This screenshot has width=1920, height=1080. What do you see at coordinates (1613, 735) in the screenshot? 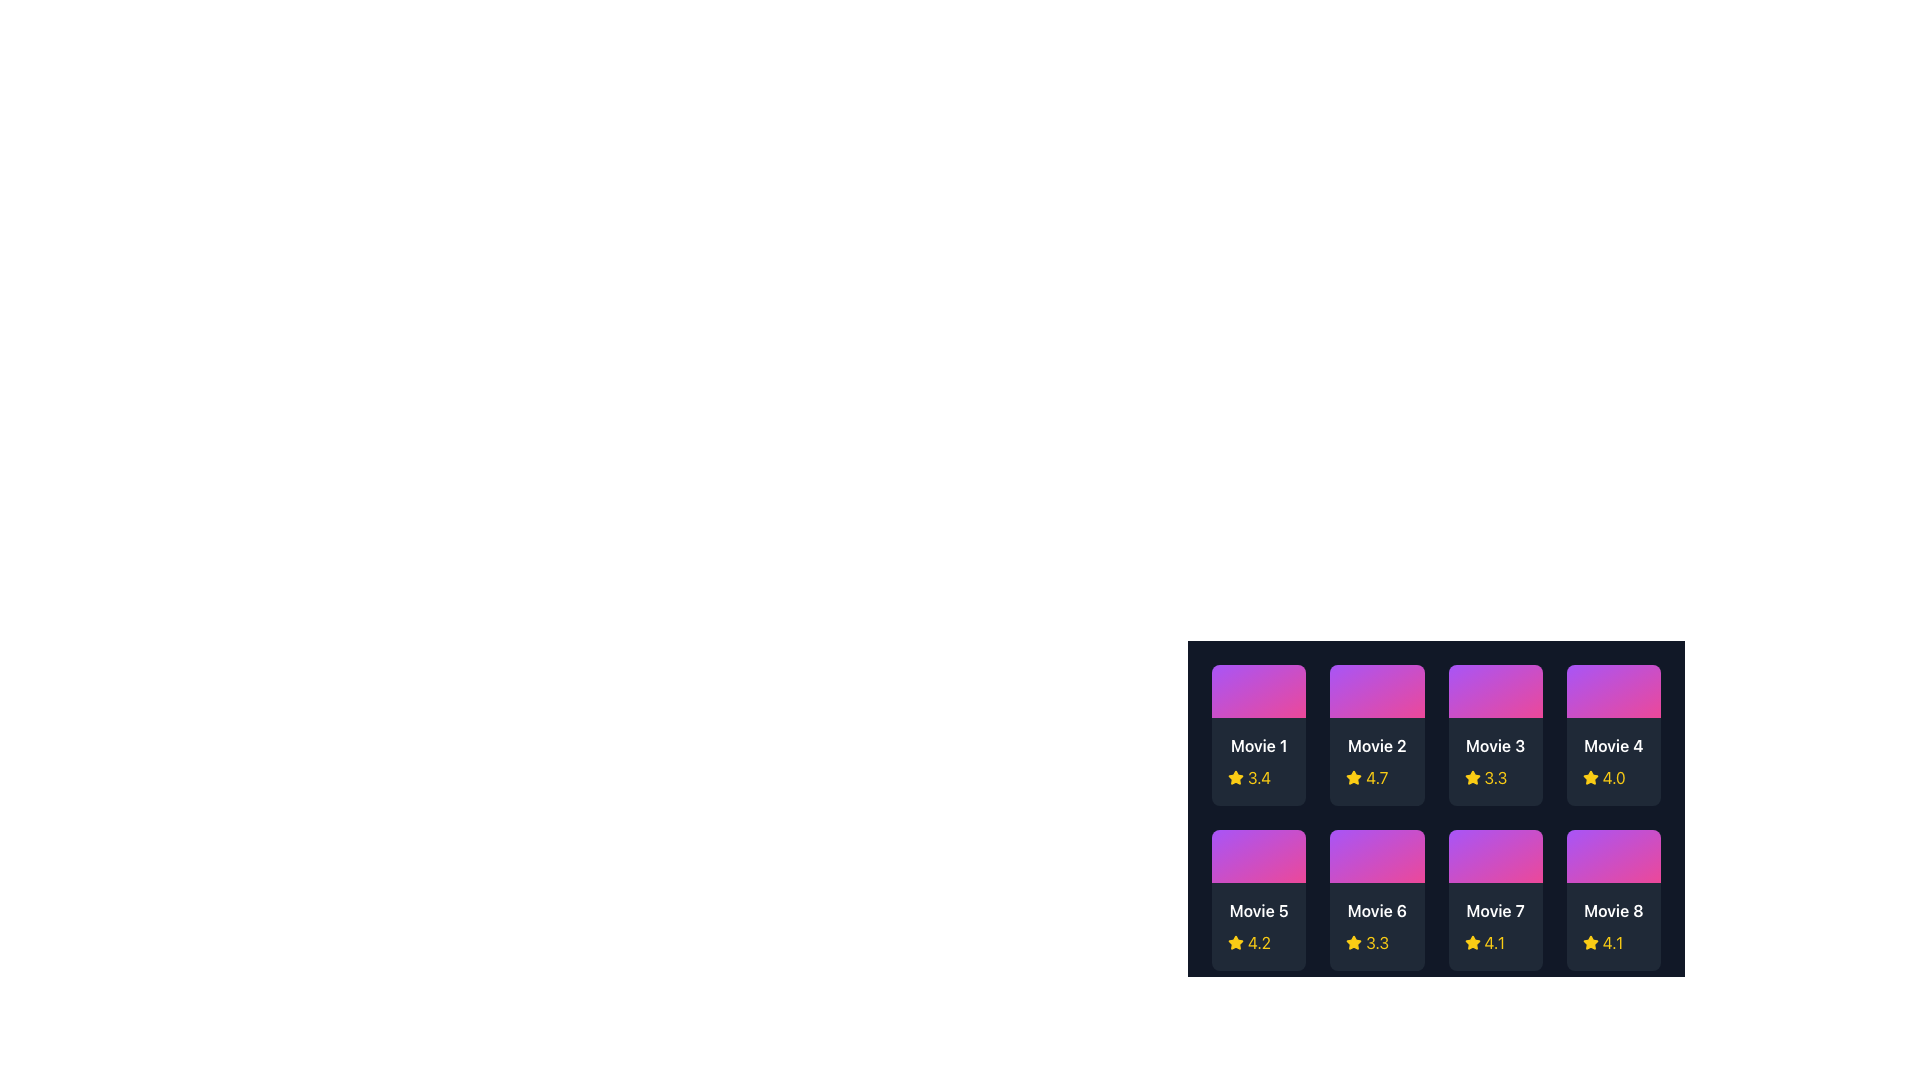
I see `the fourth card in the first row of the movie selection grid` at bounding box center [1613, 735].